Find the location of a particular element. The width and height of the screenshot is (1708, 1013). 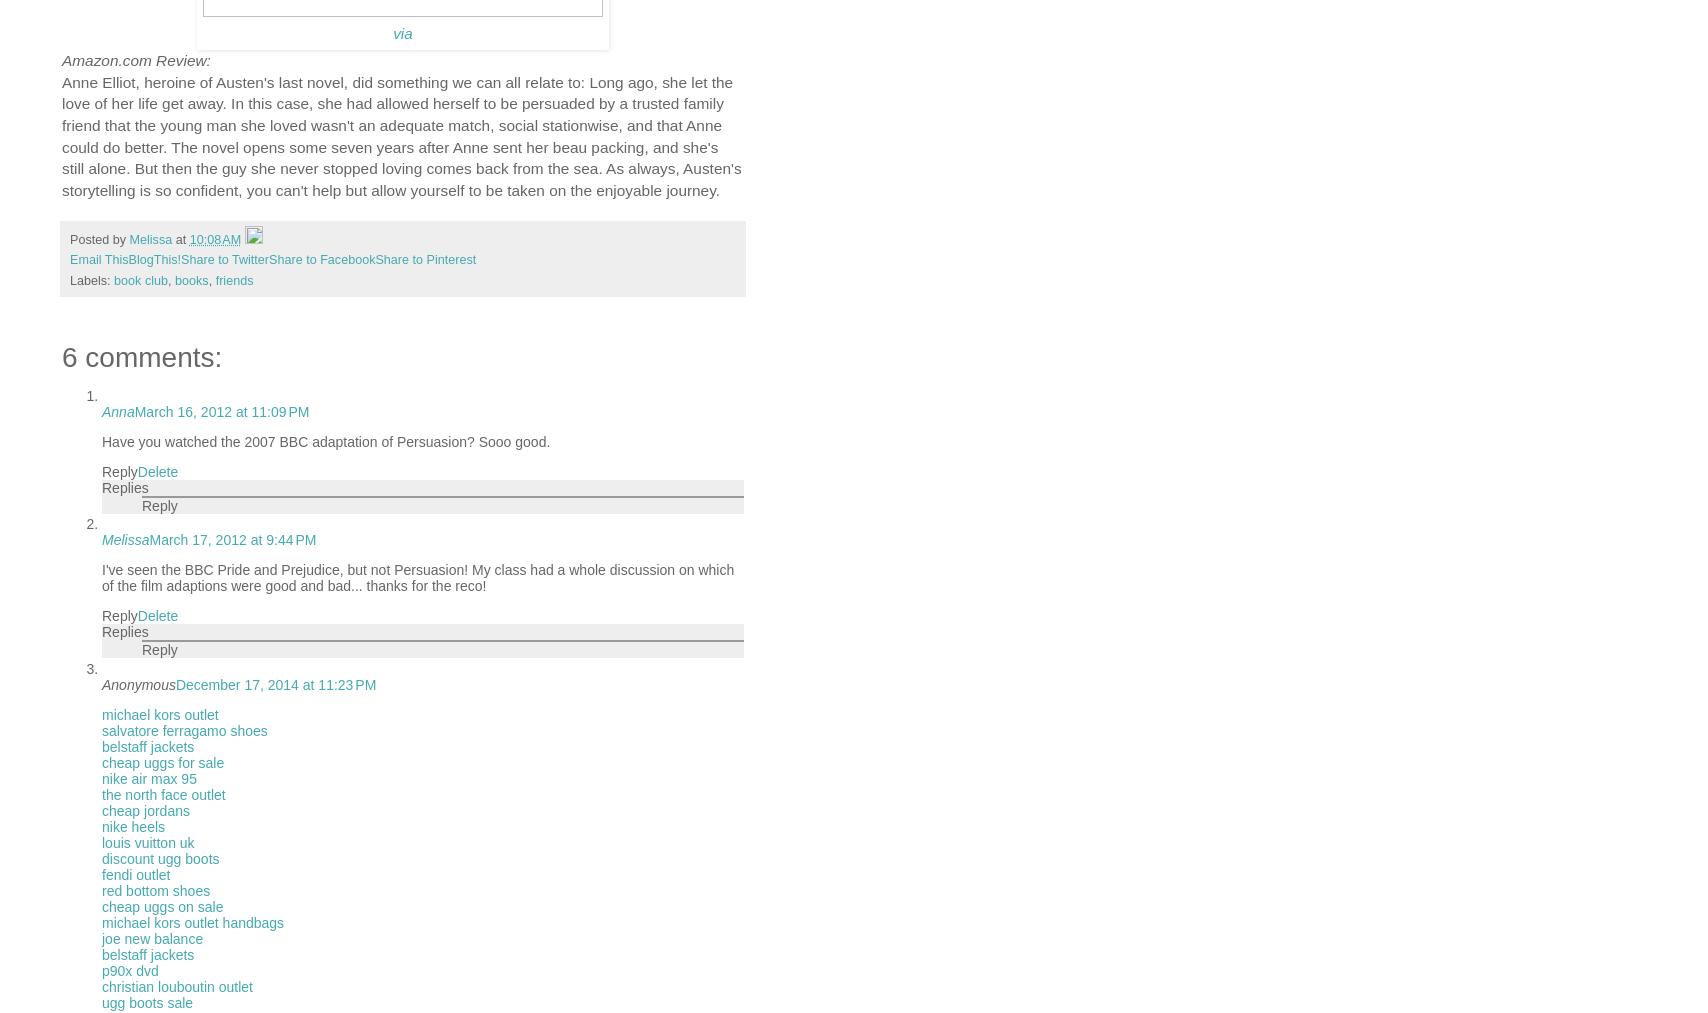

'joe new balance' is located at coordinates (152, 938).